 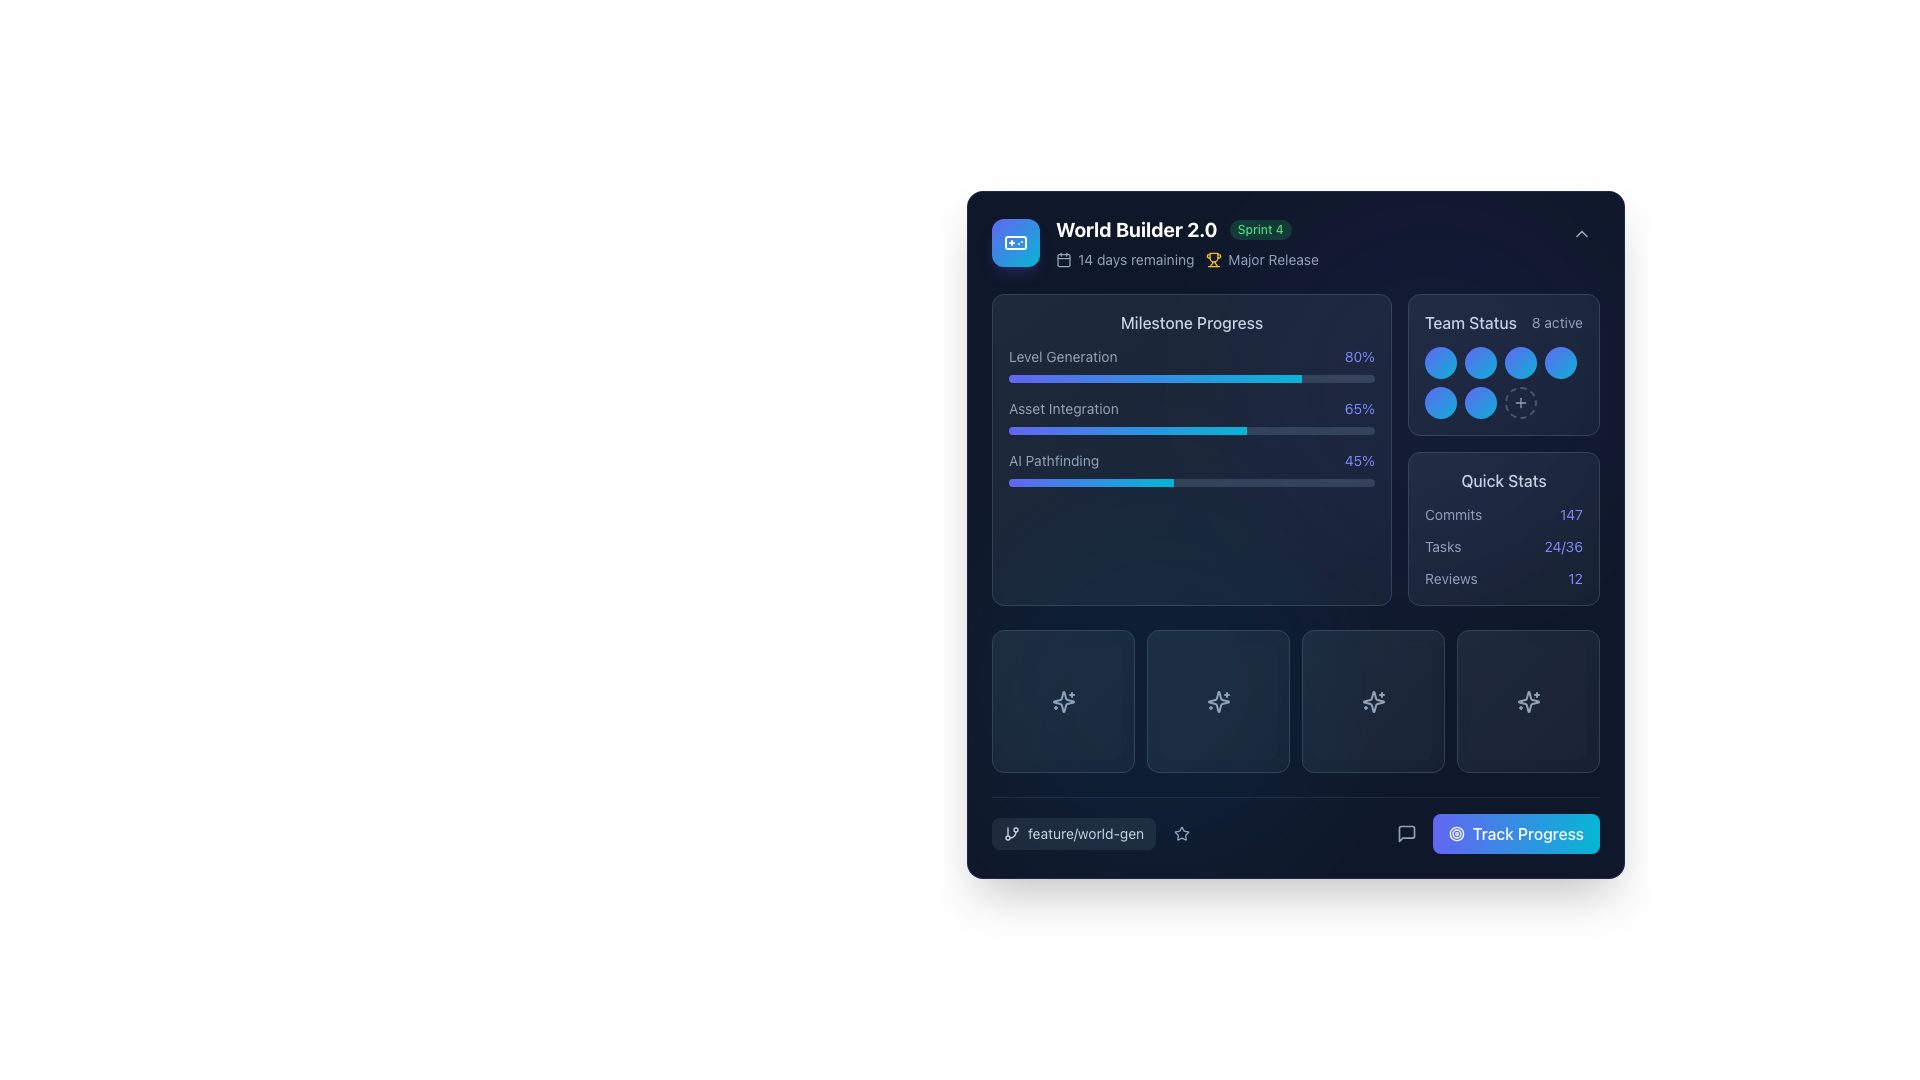 I want to click on the circular button with a dashed border and a plus icon located in the second row and third column of the grid, so click(x=1520, y=402).